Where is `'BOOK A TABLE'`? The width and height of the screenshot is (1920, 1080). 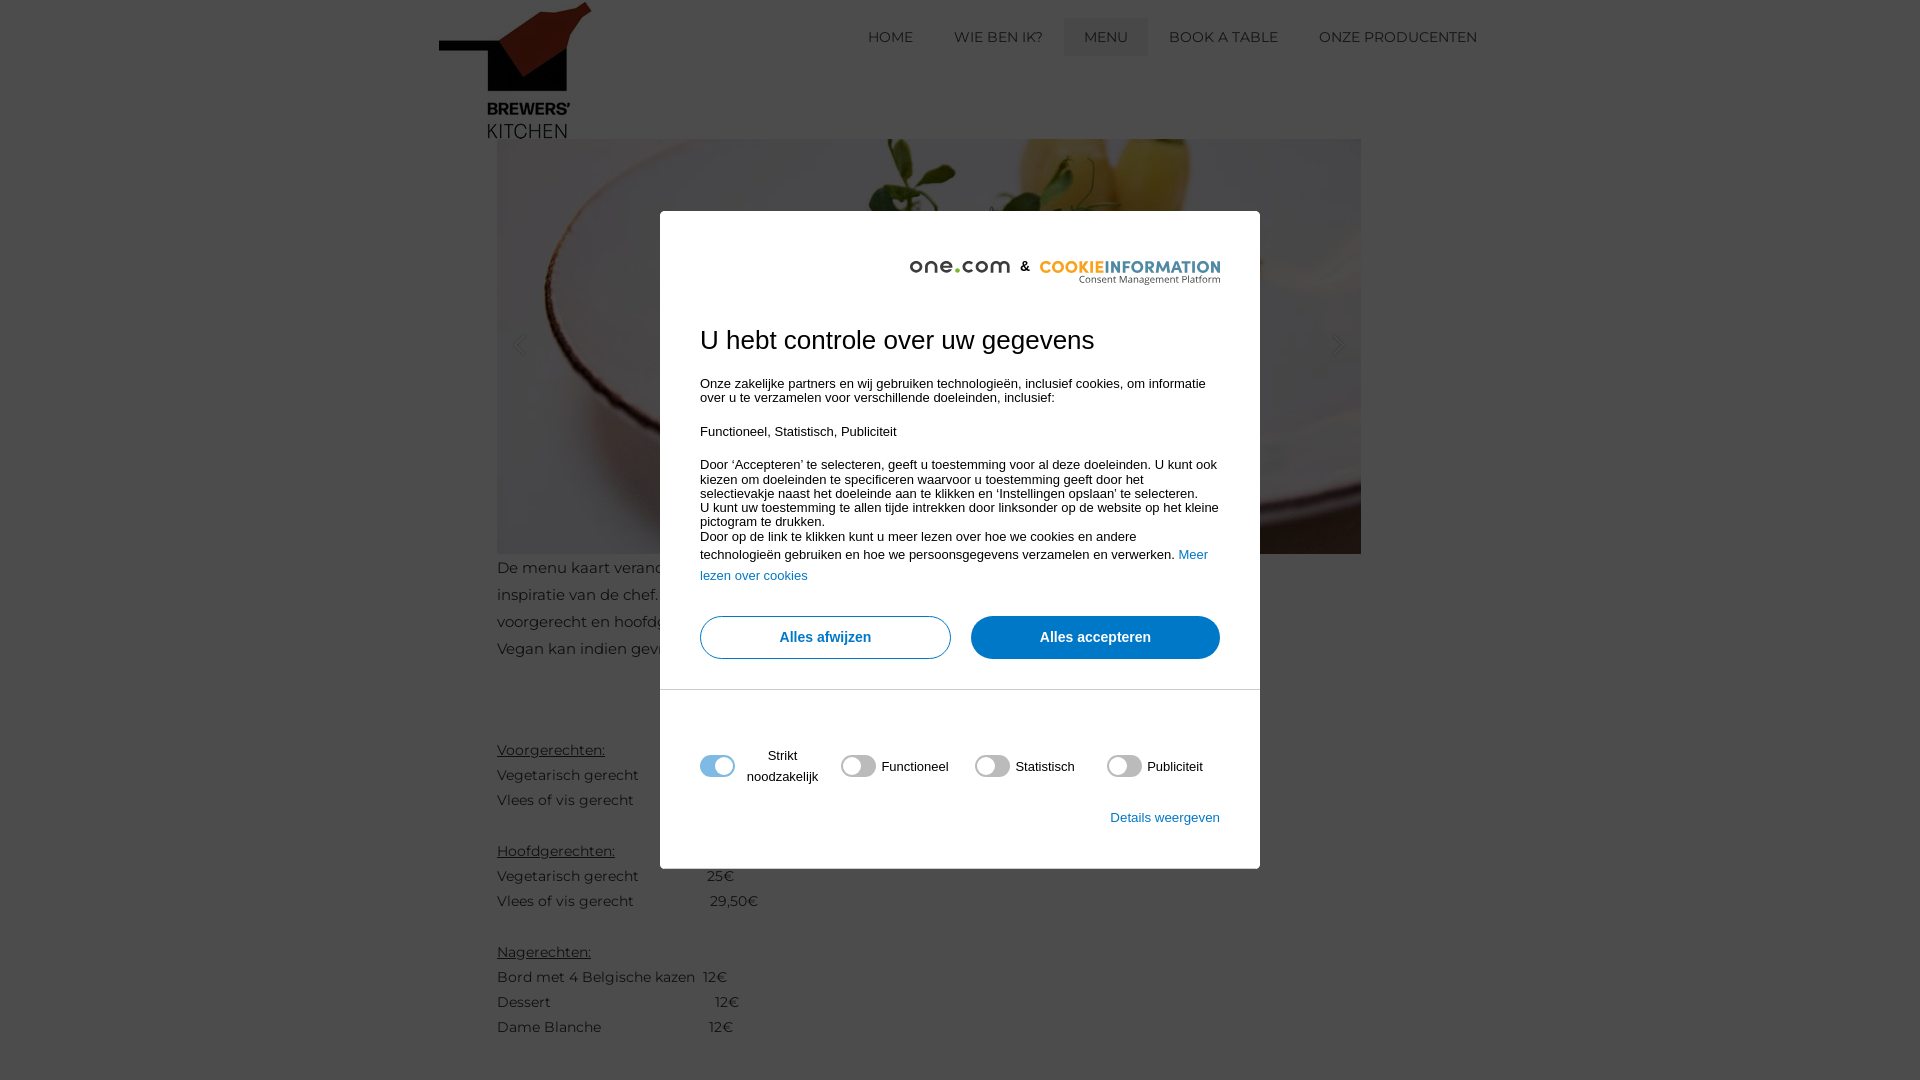 'BOOK A TABLE' is located at coordinates (1222, 37).